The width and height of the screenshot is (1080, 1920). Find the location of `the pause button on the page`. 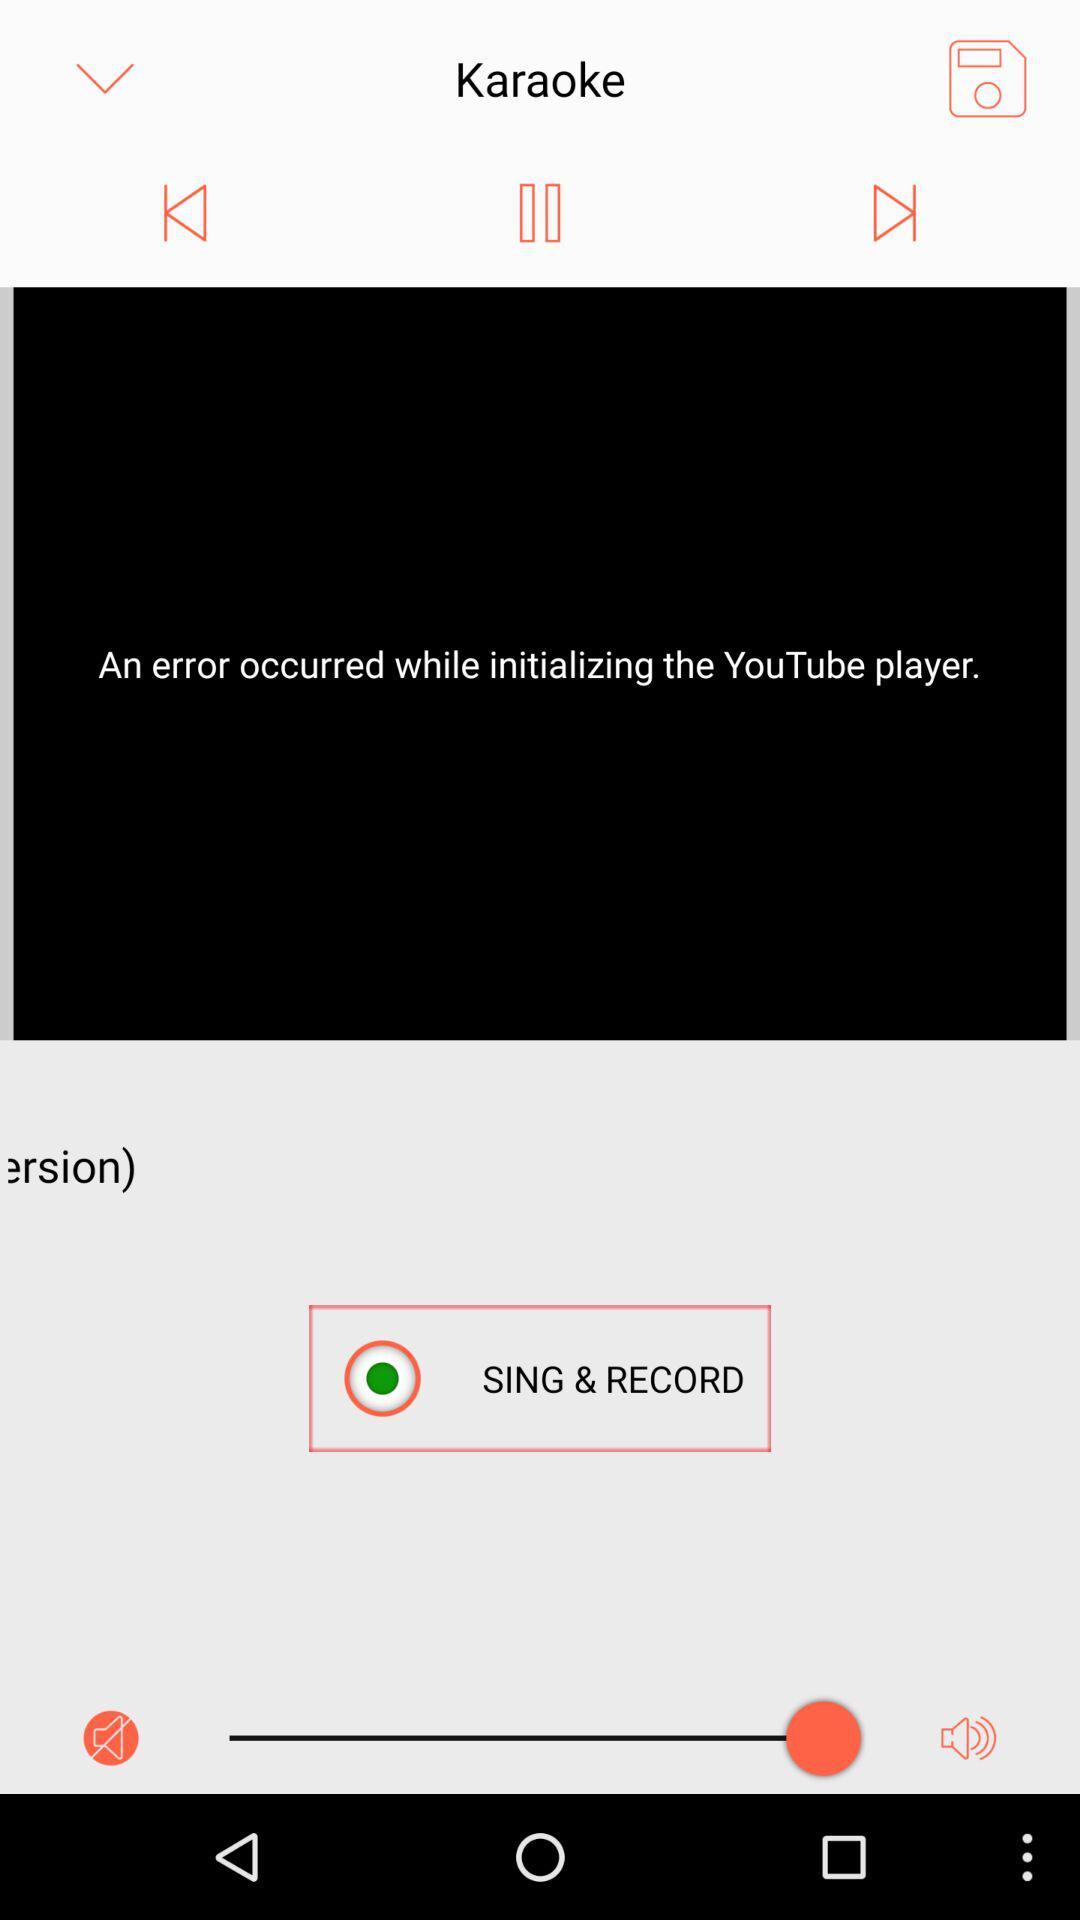

the pause button on the page is located at coordinates (538, 212).